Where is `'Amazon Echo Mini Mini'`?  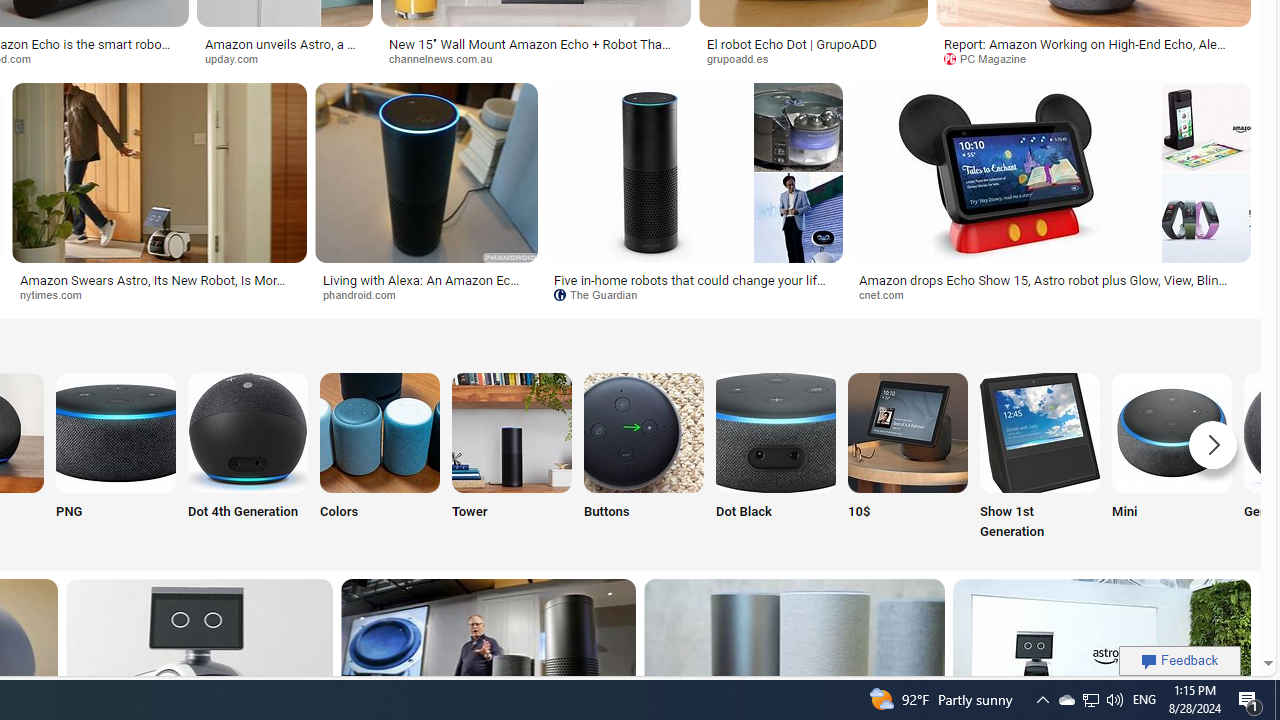 'Amazon Echo Mini Mini' is located at coordinates (1171, 458).